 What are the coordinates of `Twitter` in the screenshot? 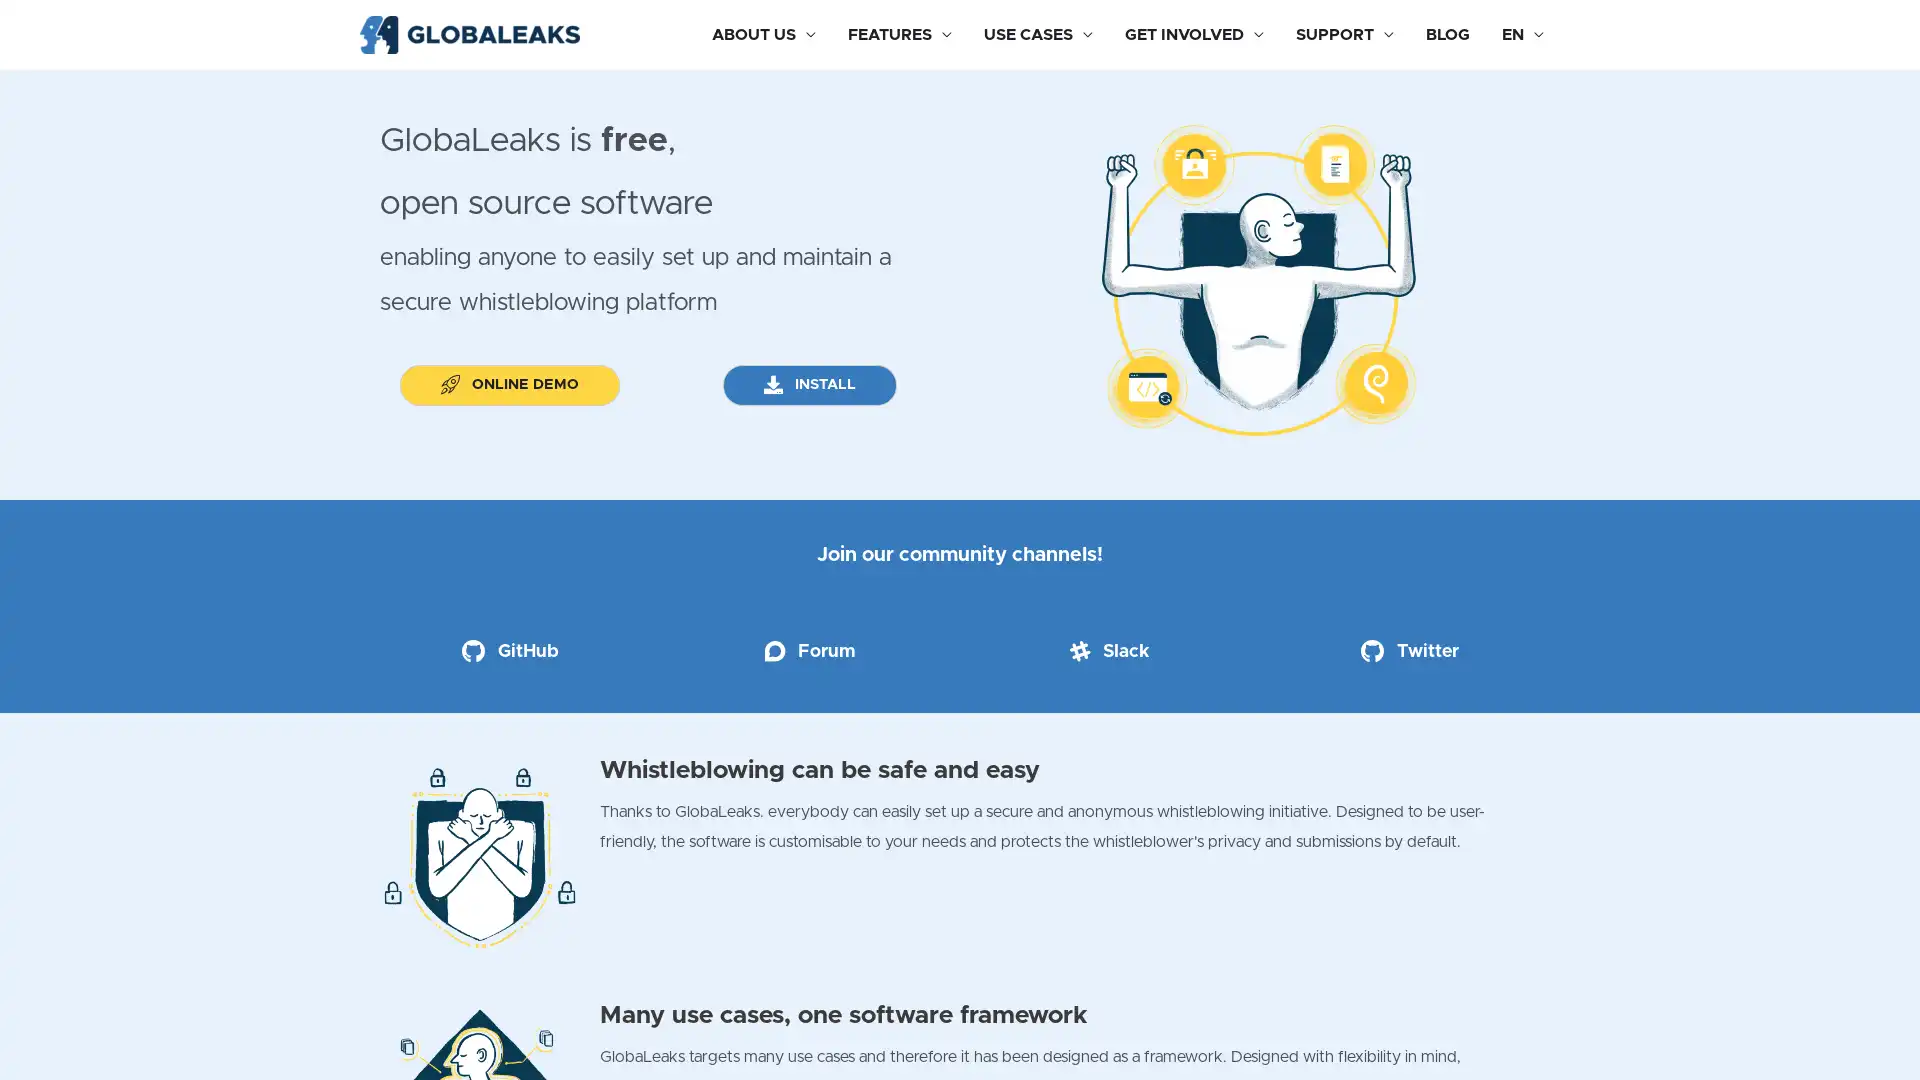 It's located at (1409, 651).